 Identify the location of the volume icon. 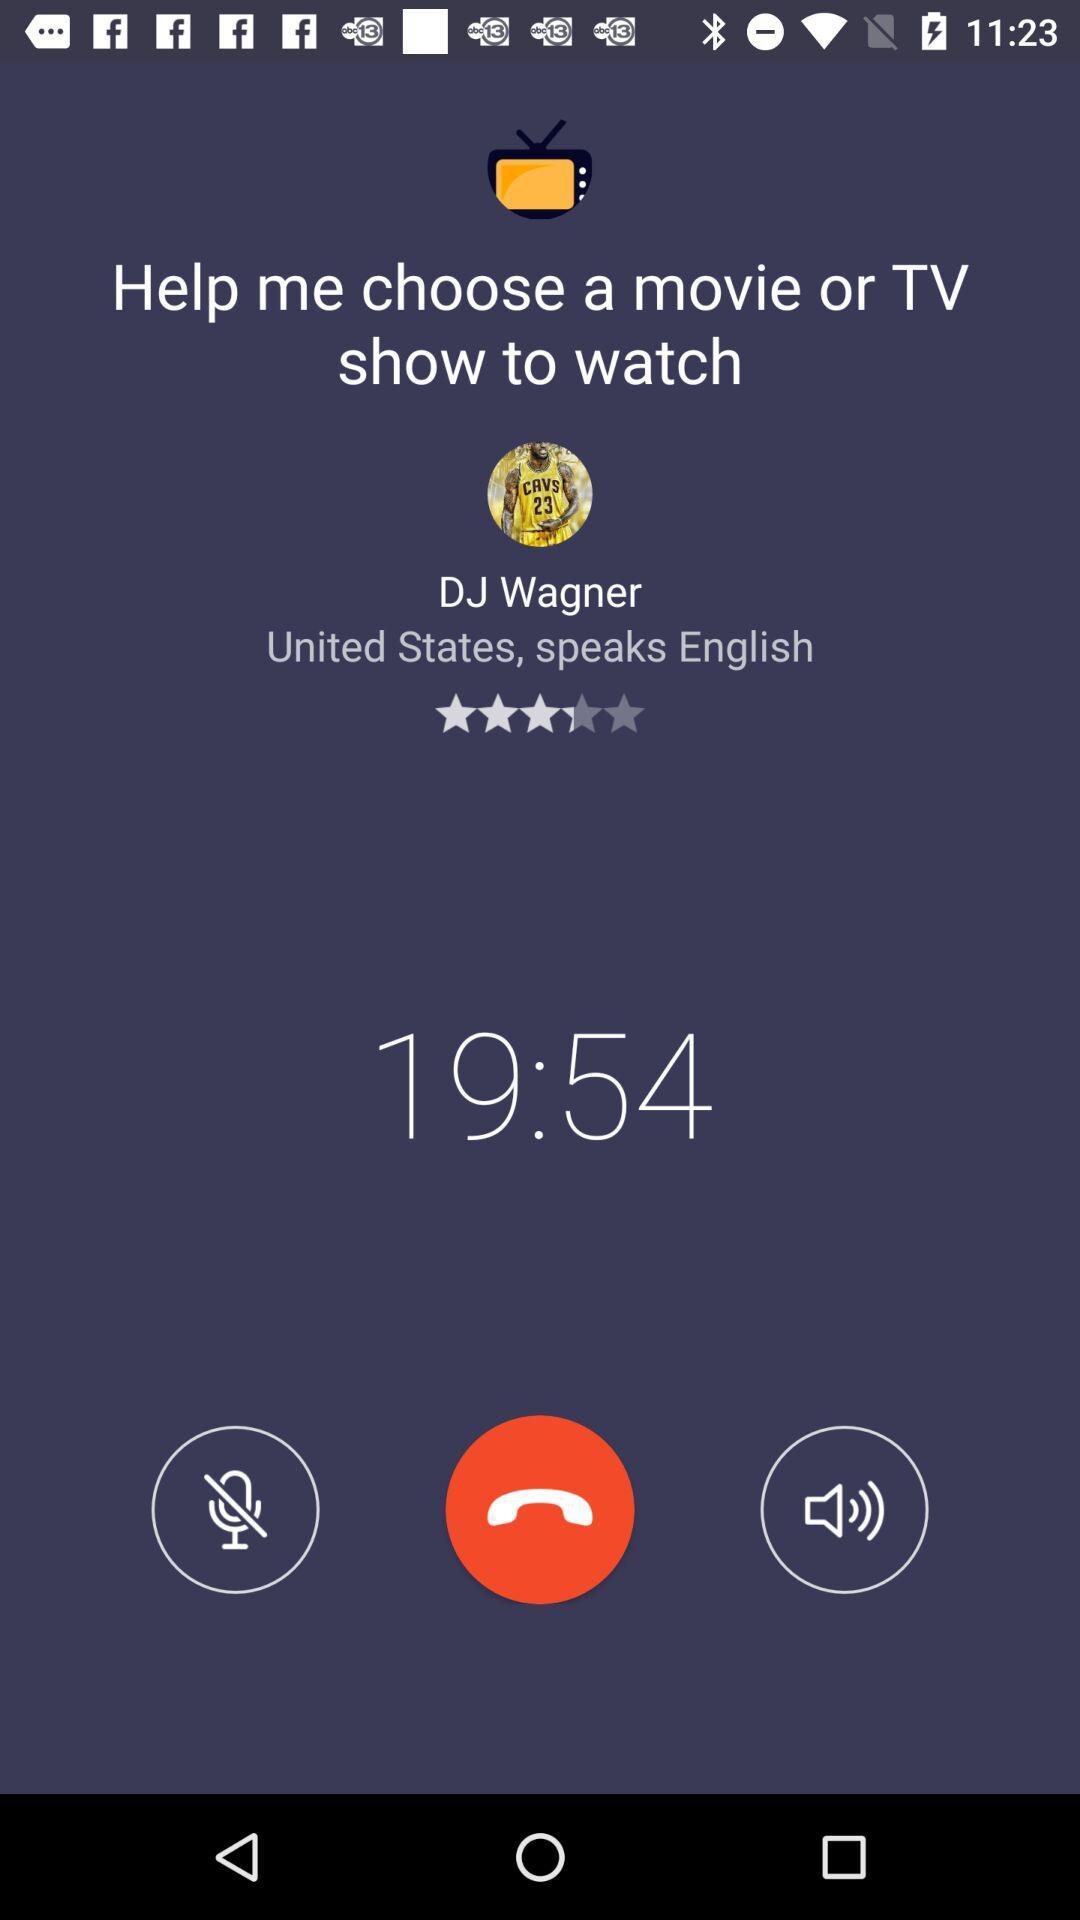
(844, 1509).